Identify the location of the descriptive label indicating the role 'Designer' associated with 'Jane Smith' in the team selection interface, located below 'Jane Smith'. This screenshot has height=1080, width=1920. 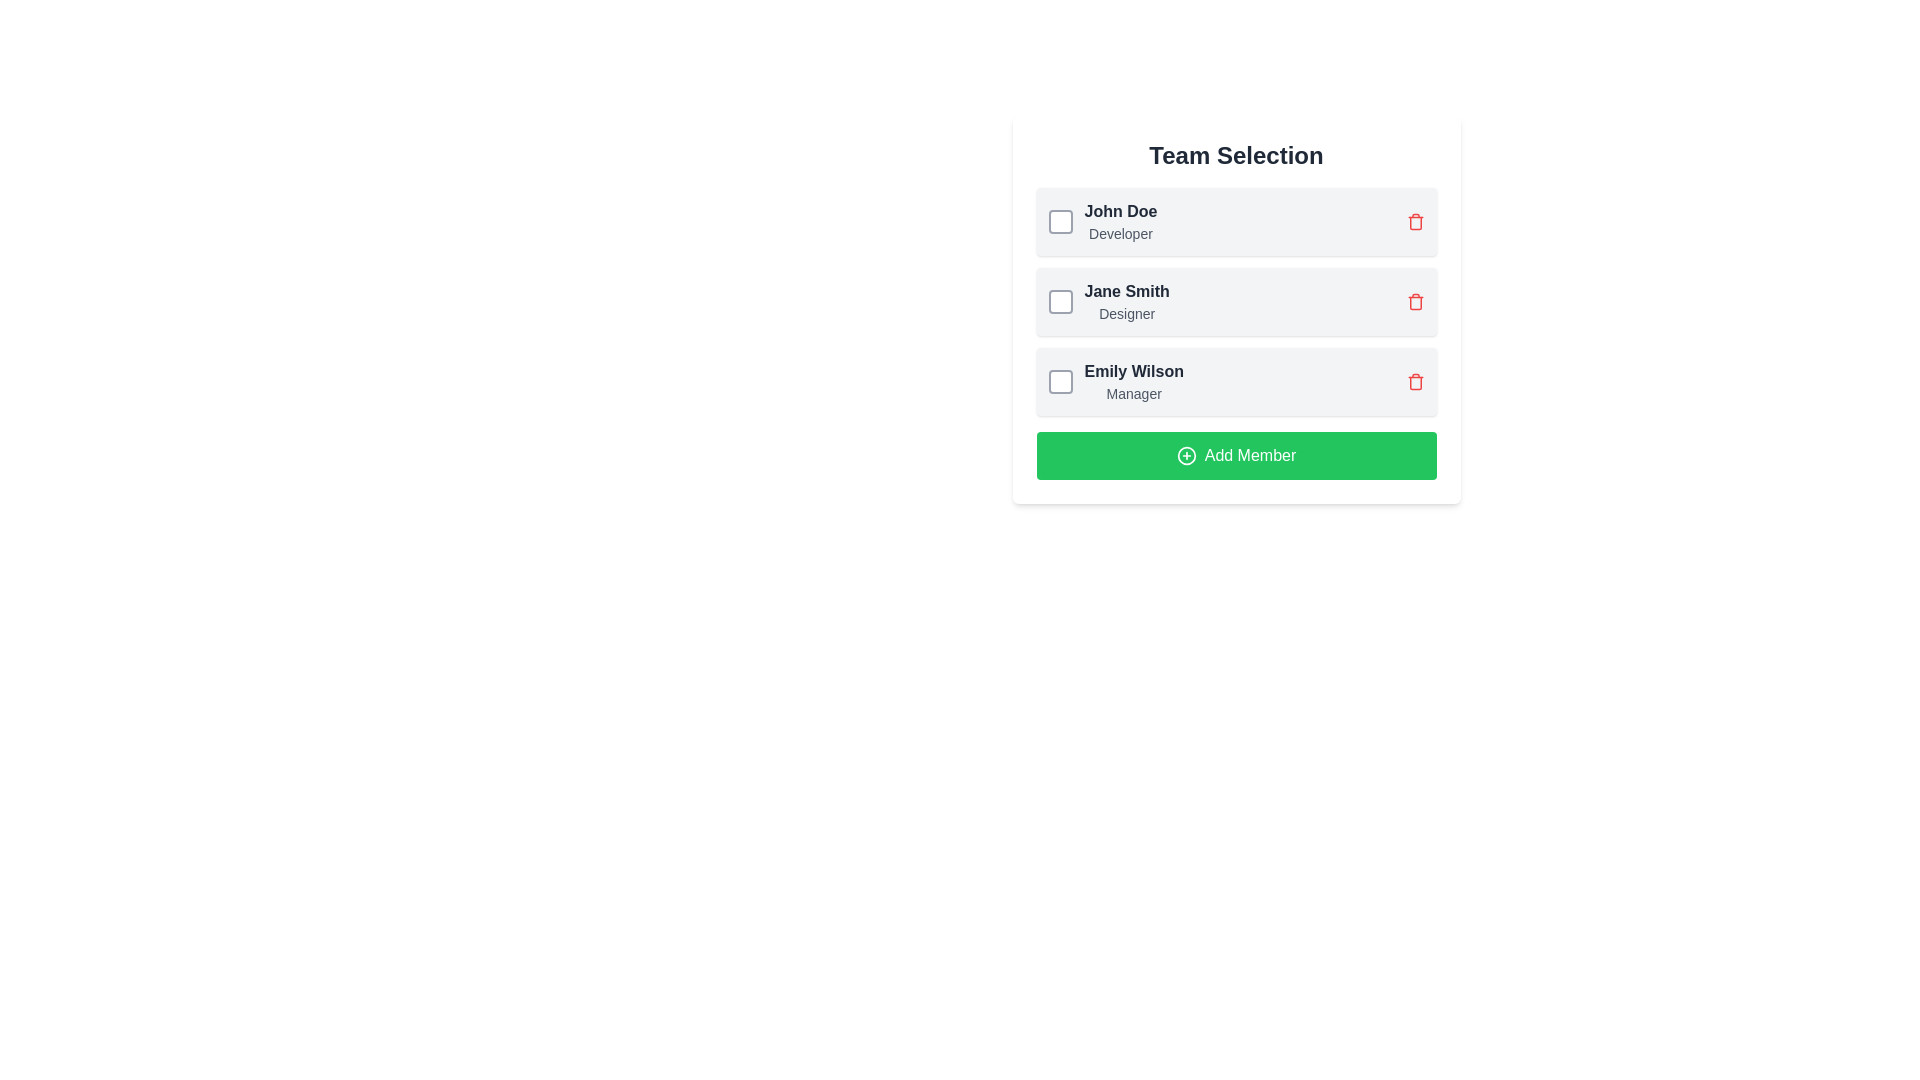
(1127, 313).